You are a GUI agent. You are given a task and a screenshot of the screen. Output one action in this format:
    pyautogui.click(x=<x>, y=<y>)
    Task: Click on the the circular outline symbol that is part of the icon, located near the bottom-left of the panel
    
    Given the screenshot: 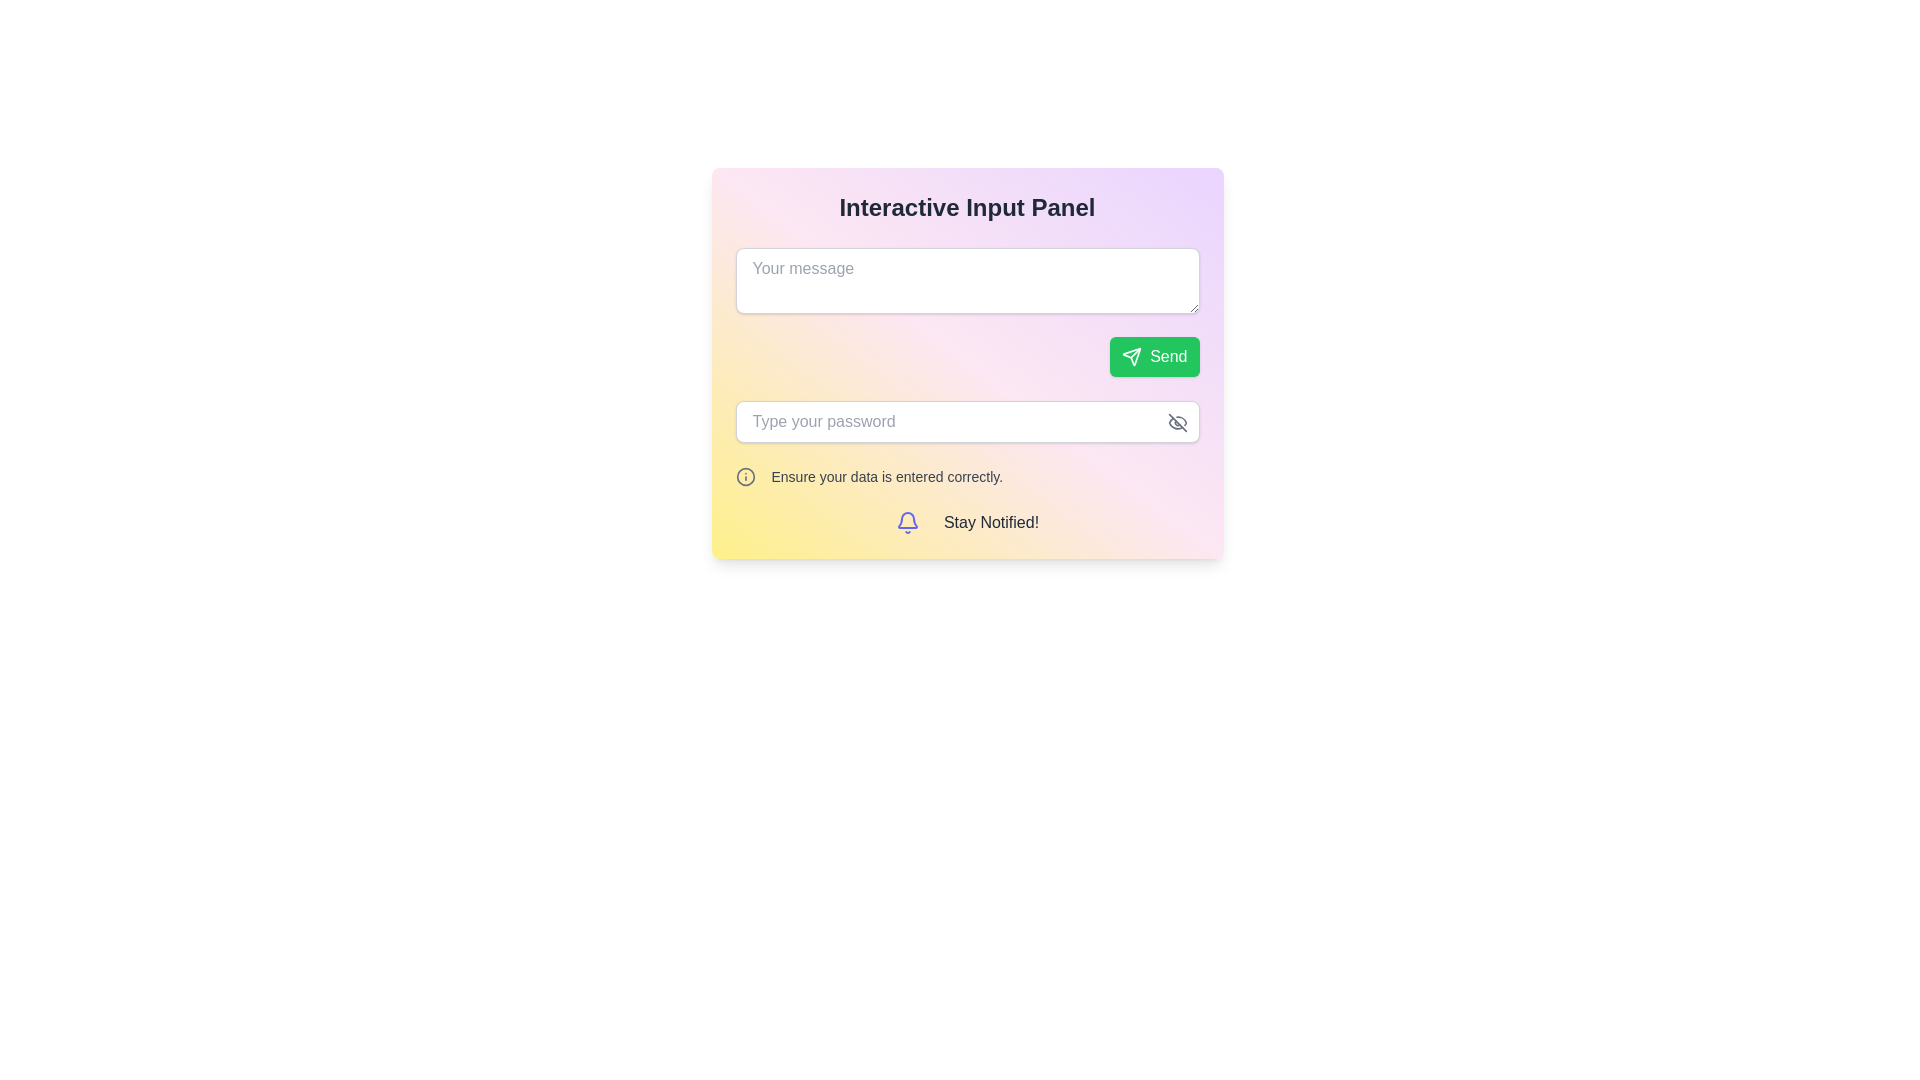 What is the action you would take?
    pyautogui.click(x=744, y=477)
    